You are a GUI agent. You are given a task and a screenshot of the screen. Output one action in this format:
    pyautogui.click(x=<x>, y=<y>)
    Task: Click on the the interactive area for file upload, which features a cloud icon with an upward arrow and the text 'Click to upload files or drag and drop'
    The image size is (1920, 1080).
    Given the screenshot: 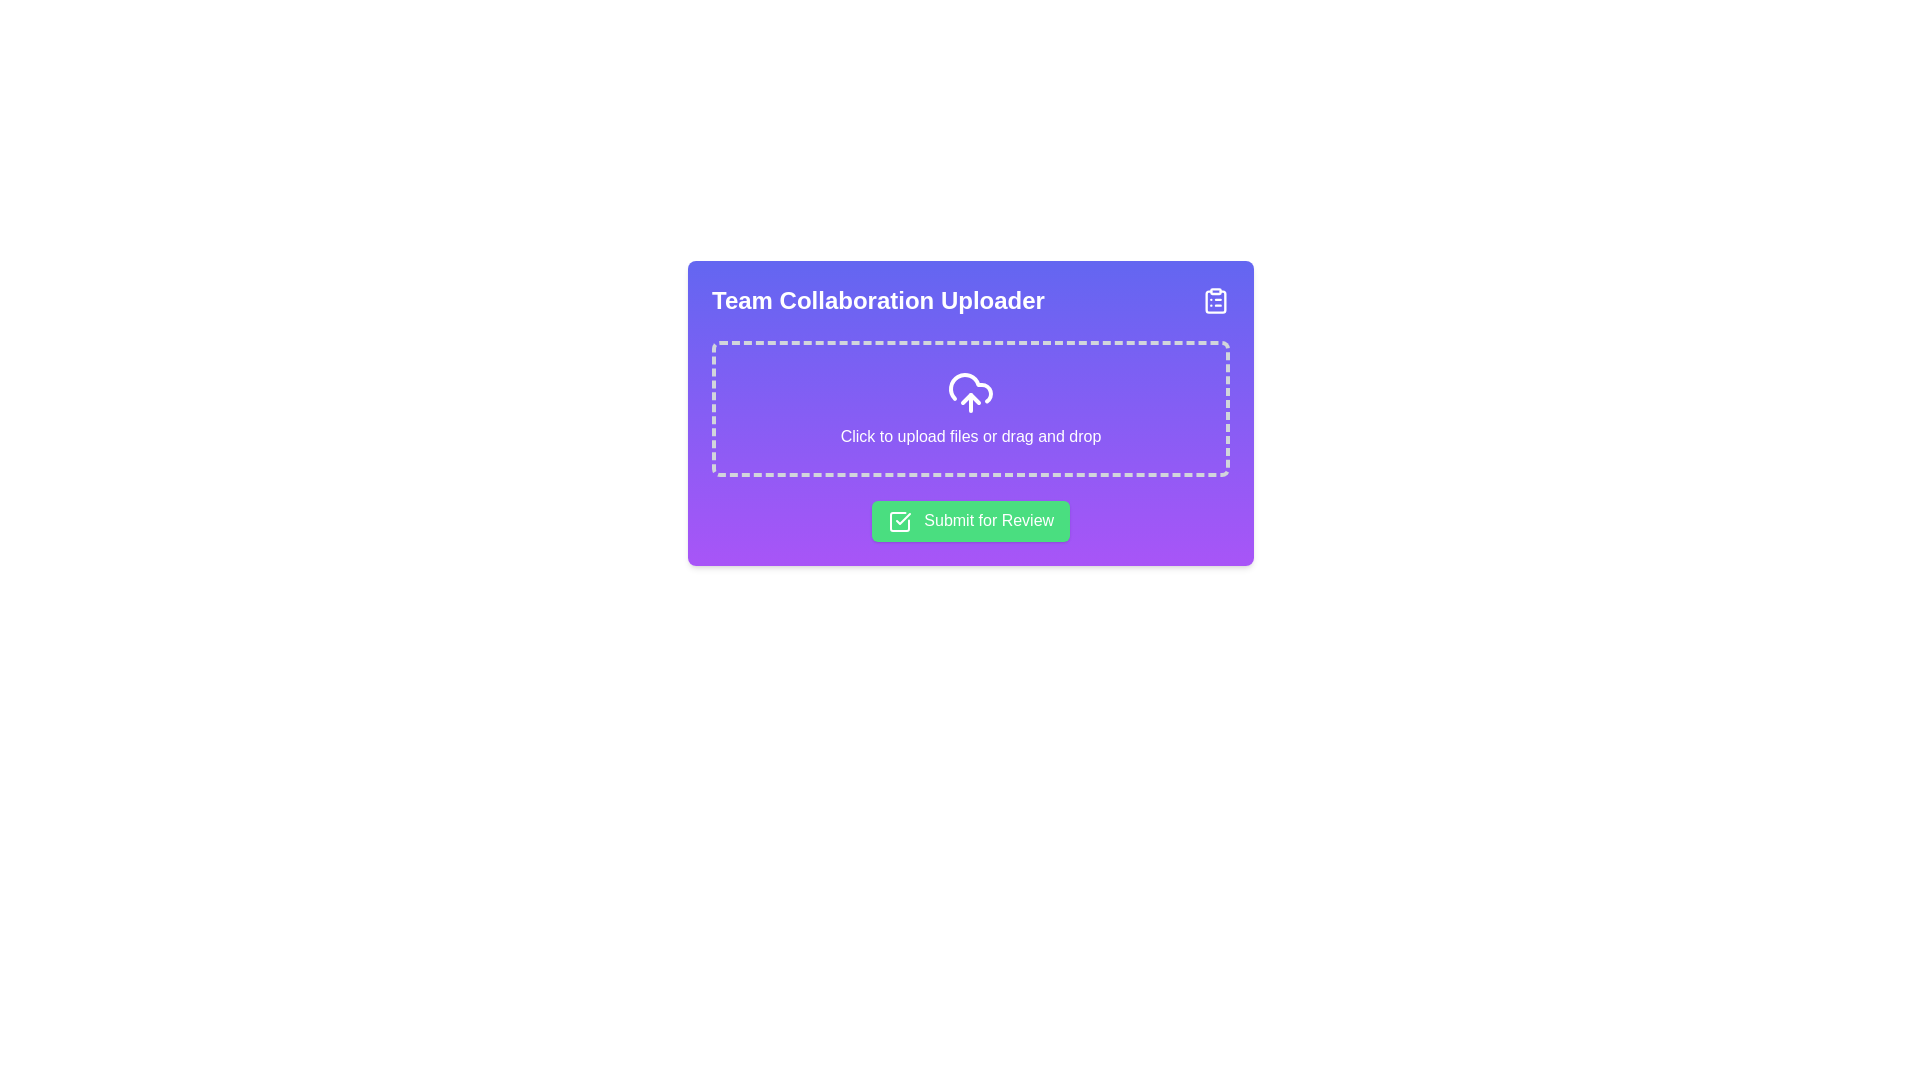 What is the action you would take?
    pyautogui.click(x=970, y=407)
    